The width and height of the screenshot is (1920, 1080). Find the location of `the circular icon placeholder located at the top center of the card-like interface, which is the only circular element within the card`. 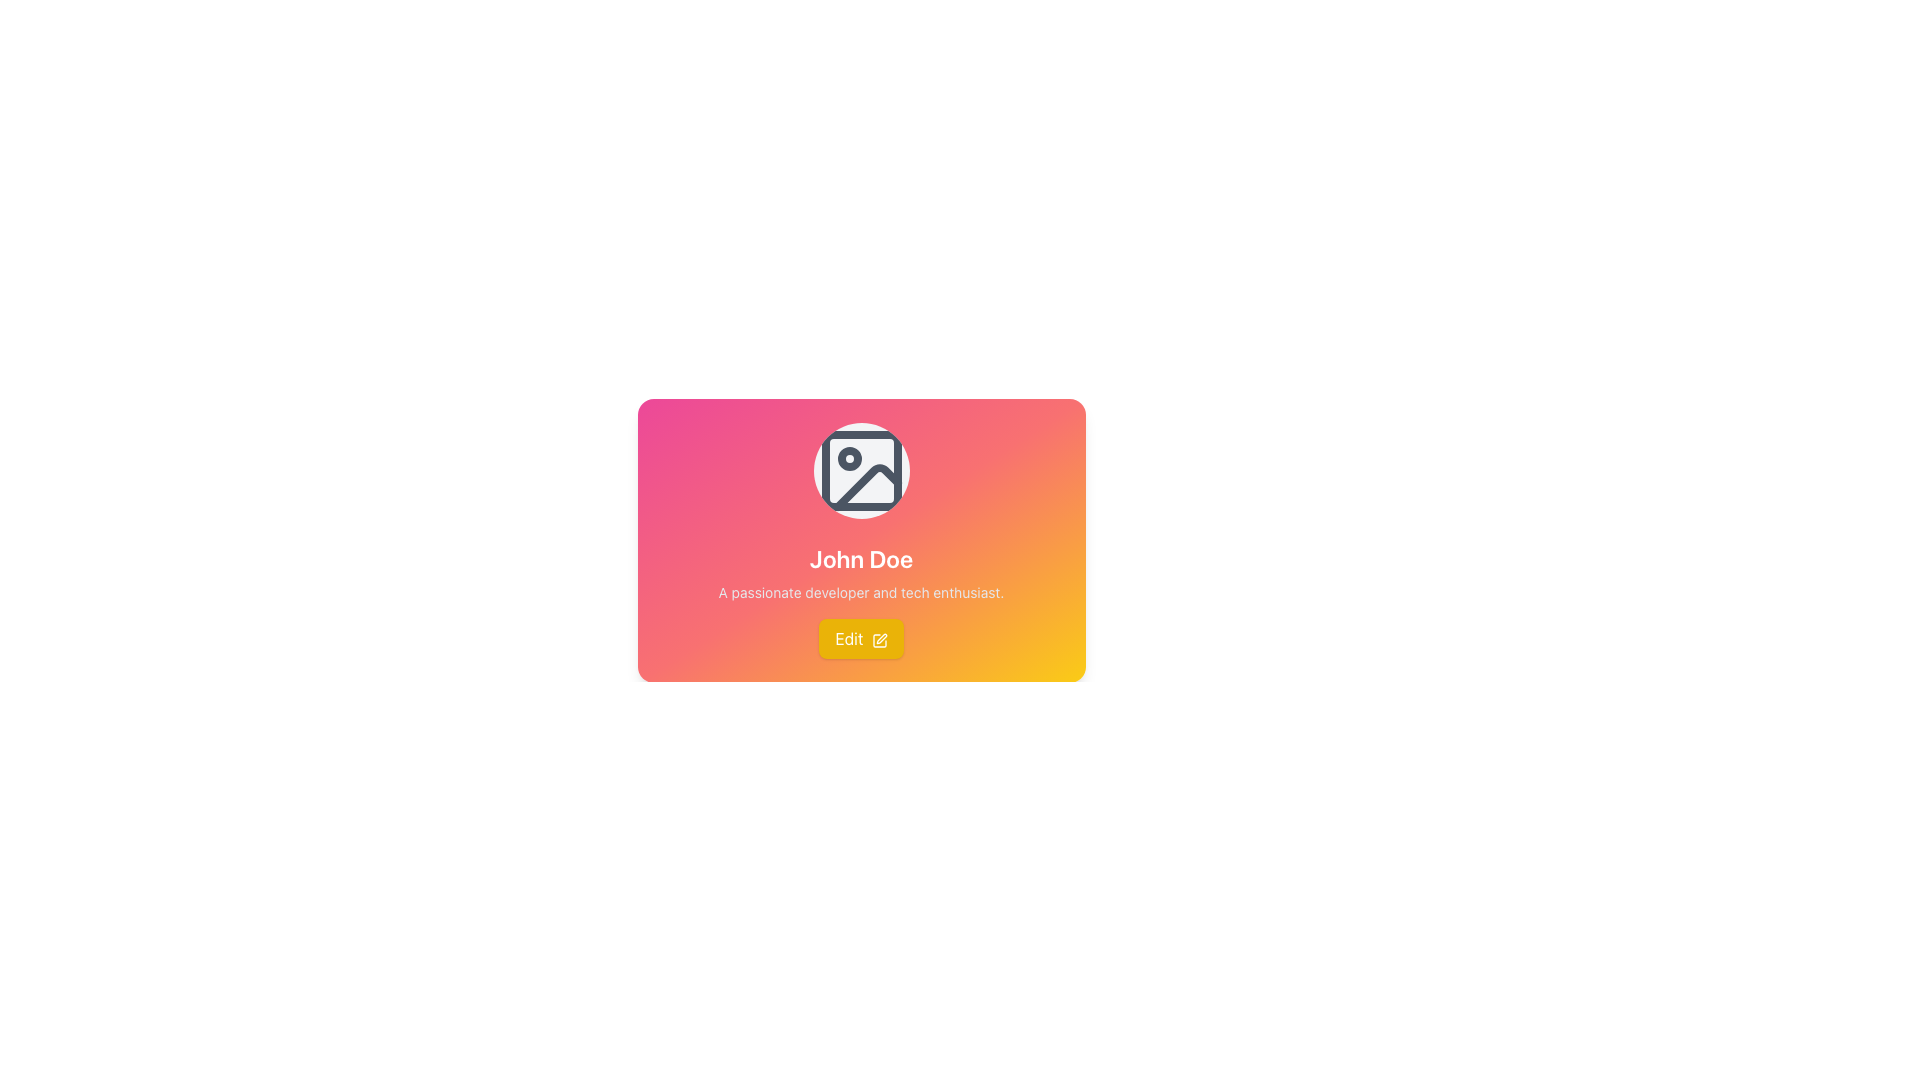

the circular icon placeholder located at the top center of the card-like interface, which is the only circular element within the card is located at coordinates (861, 470).